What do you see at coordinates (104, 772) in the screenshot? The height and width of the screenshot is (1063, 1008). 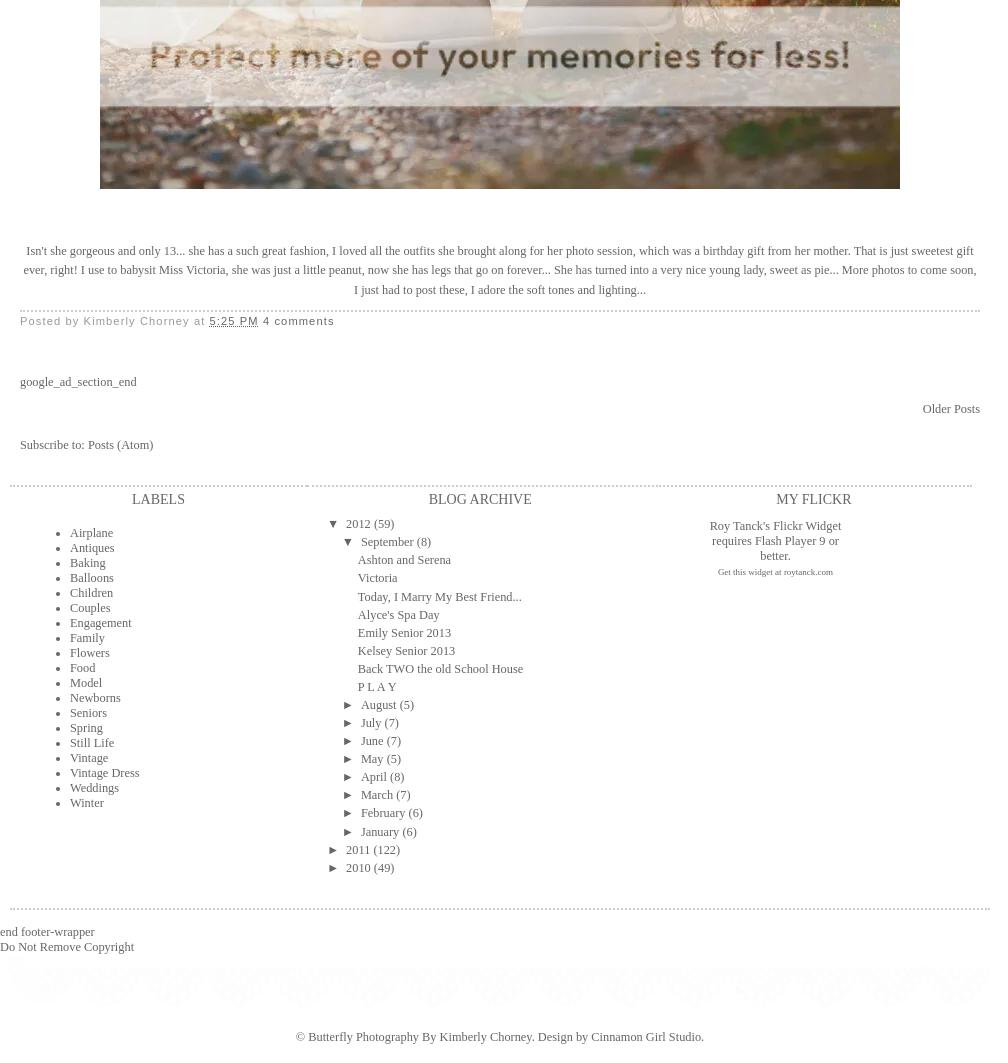 I see `'Vintage Dress'` at bounding box center [104, 772].